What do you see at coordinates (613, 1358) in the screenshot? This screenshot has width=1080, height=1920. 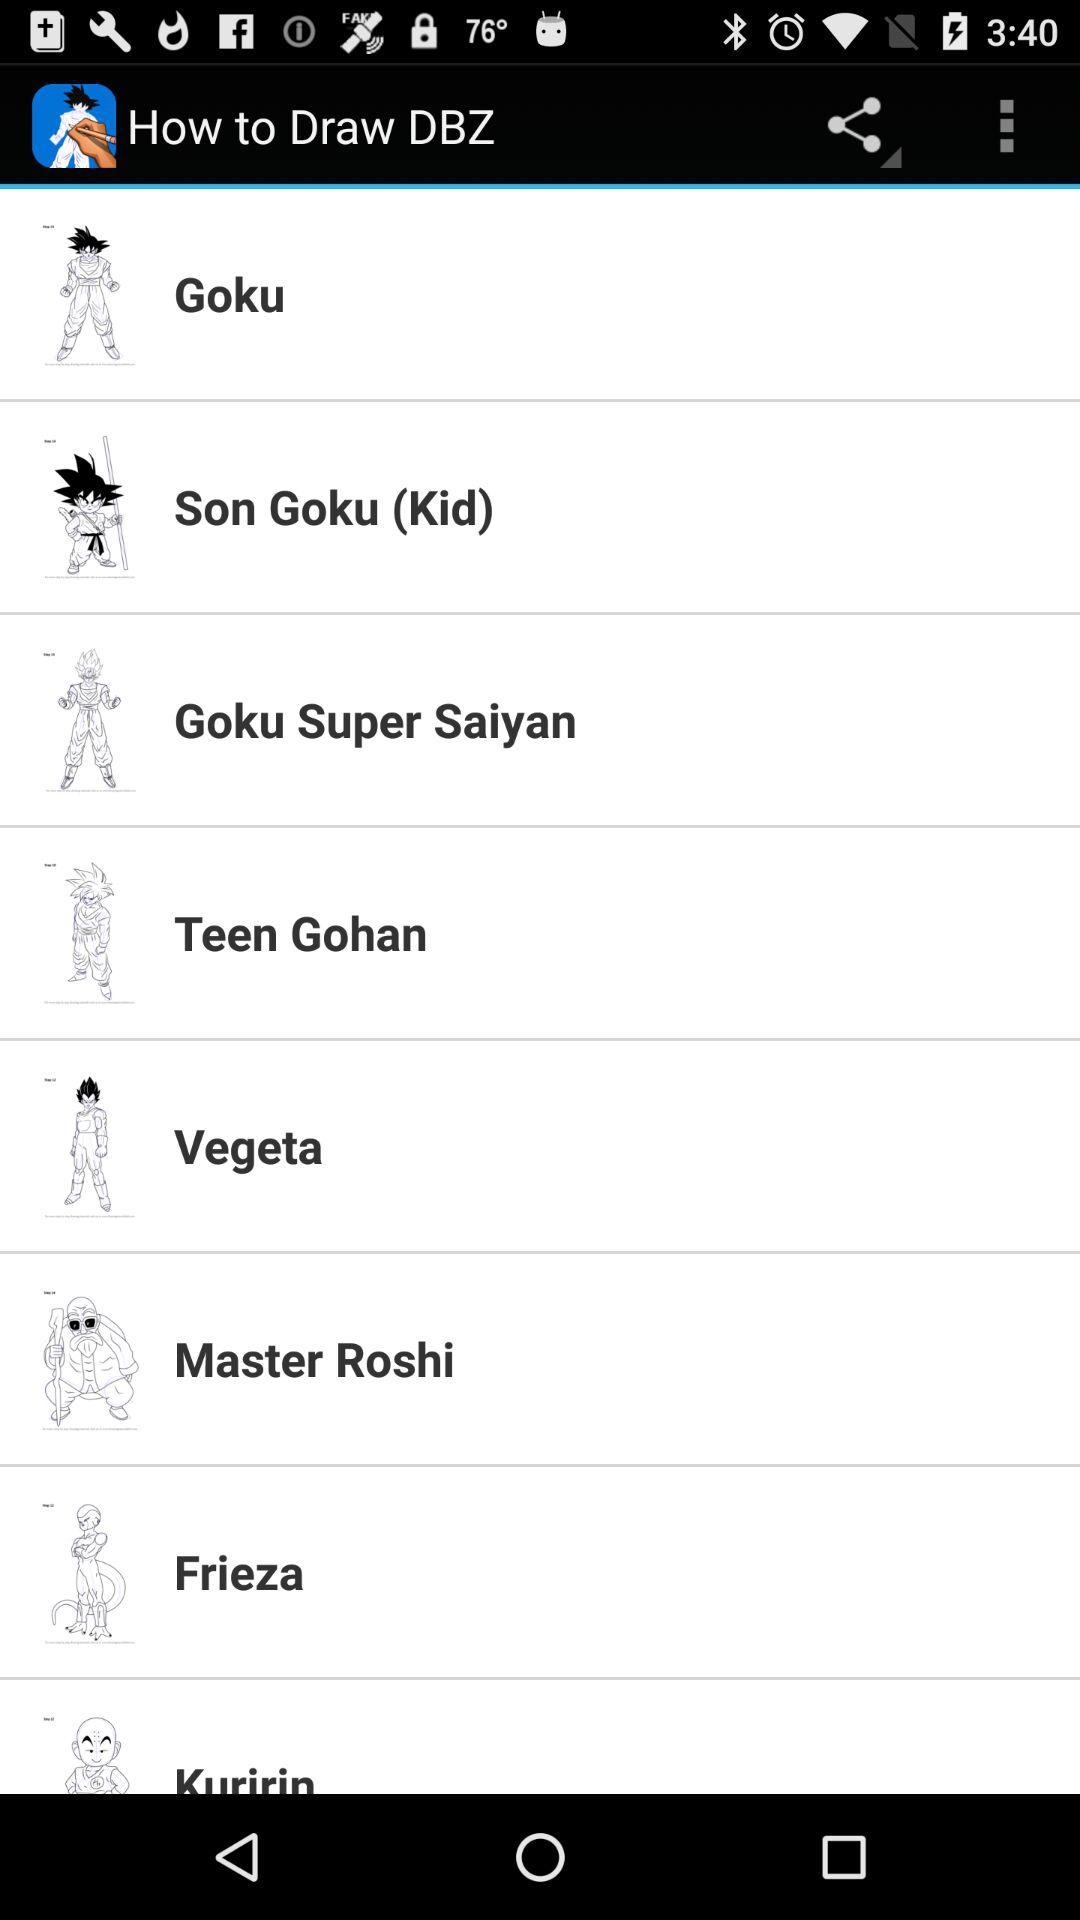 I see `app below vegeta` at bounding box center [613, 1358].